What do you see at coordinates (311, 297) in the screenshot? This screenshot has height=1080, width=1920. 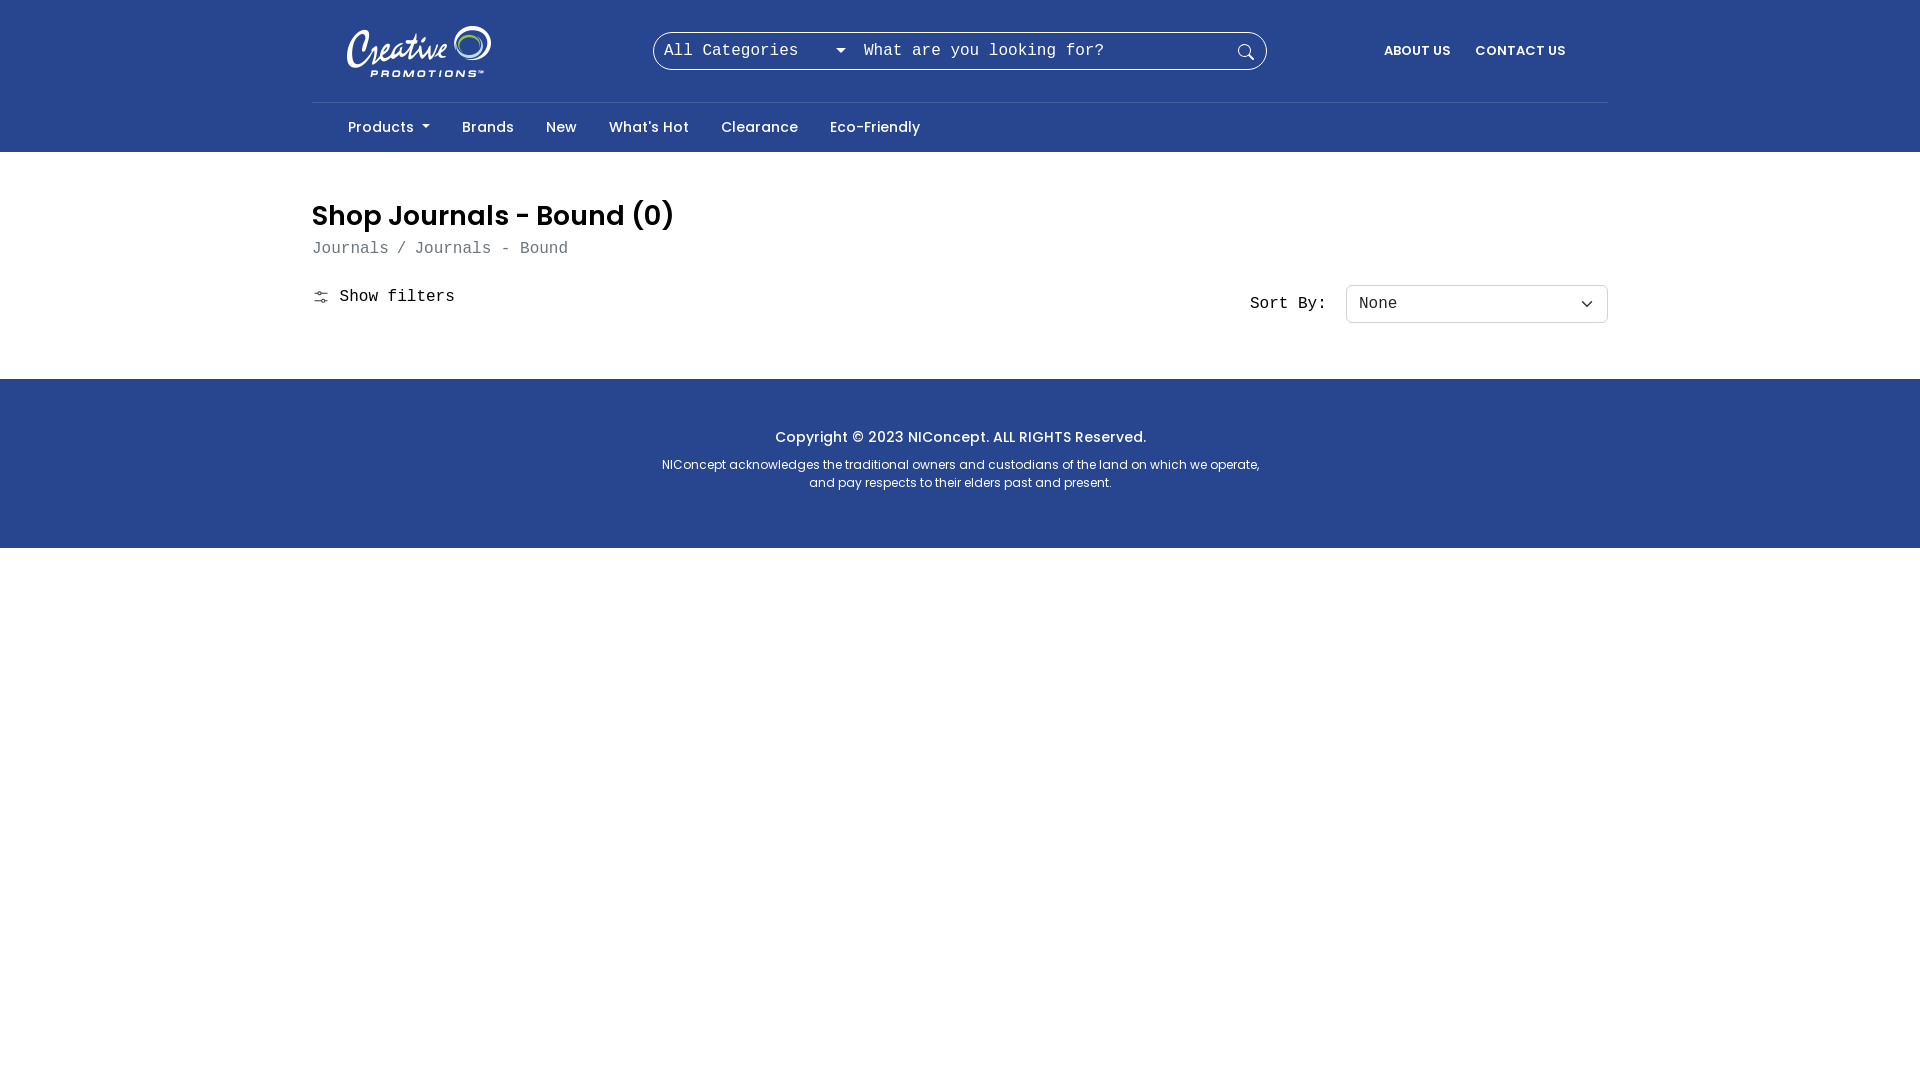 I see `'Show filters'` at bounding box center [311, 297].